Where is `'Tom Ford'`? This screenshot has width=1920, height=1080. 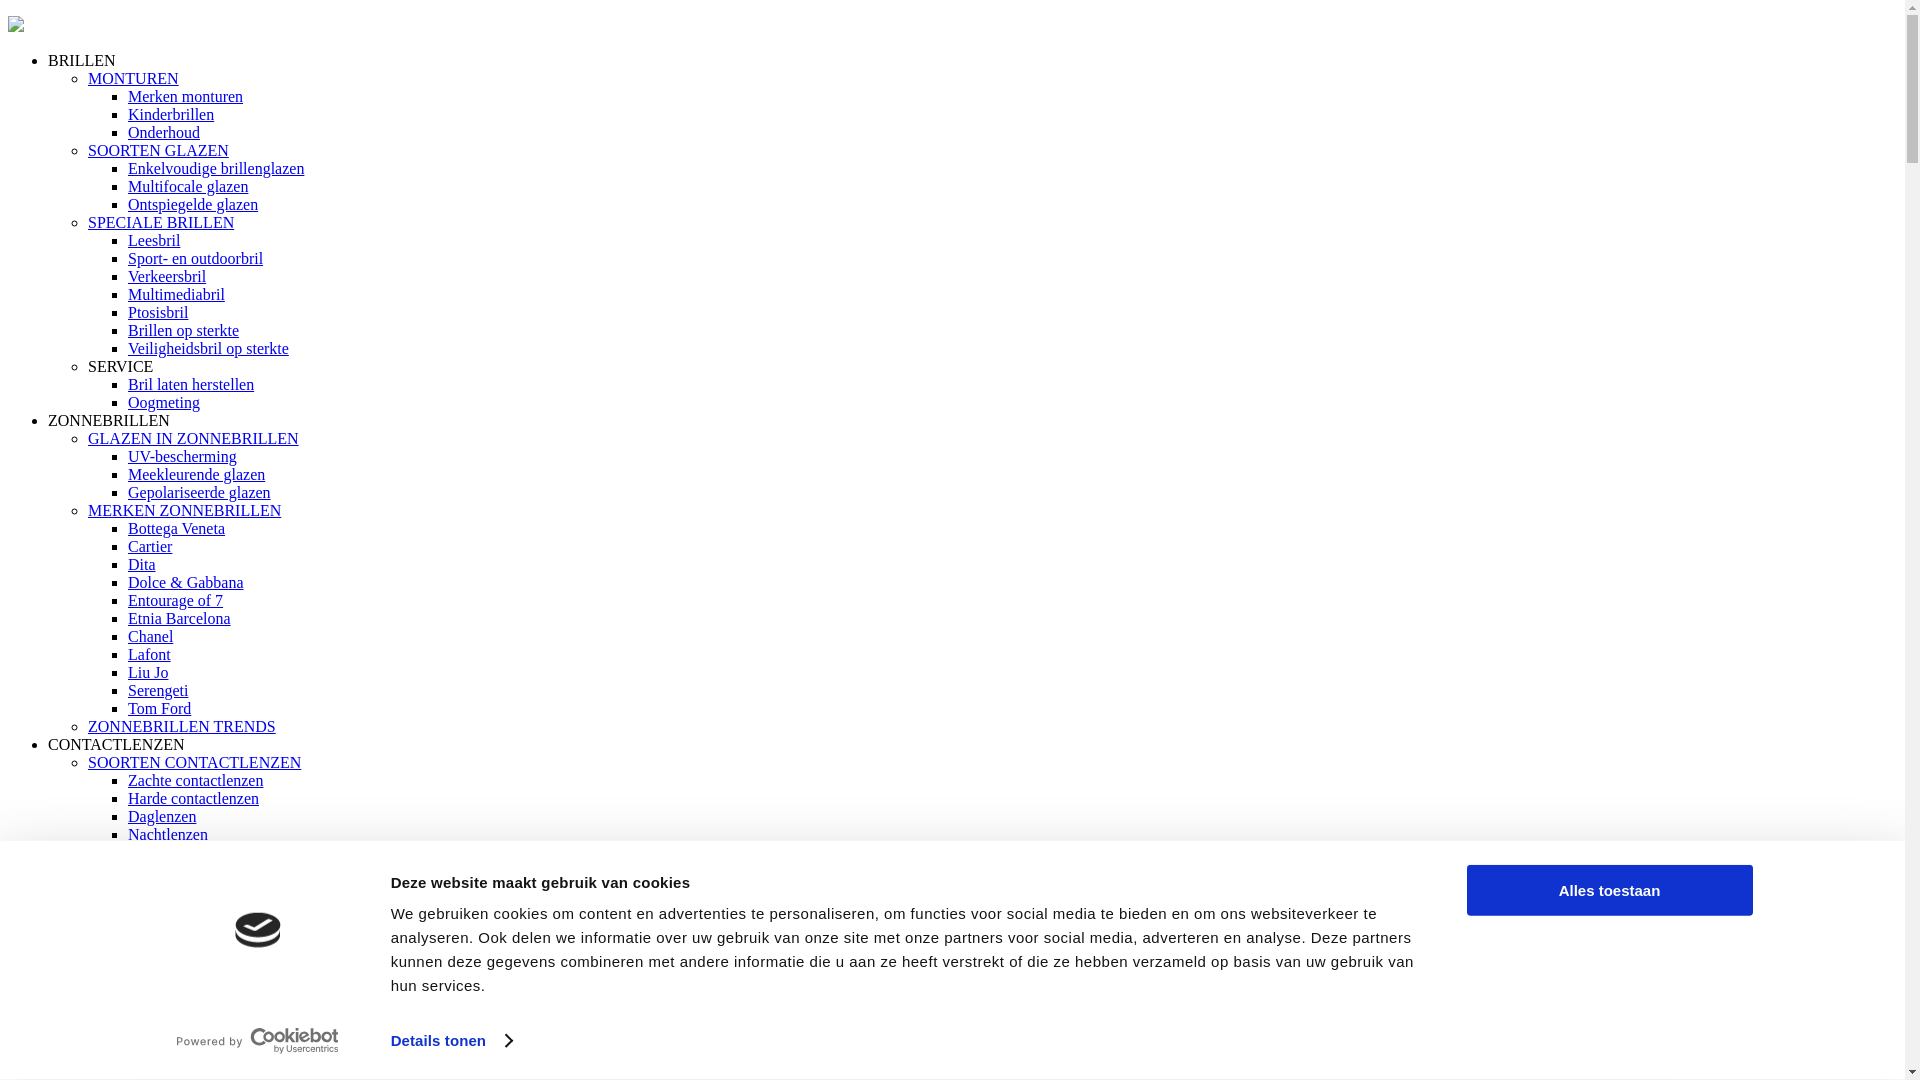 'Tom Ford' is located at coordinates (127, 707).